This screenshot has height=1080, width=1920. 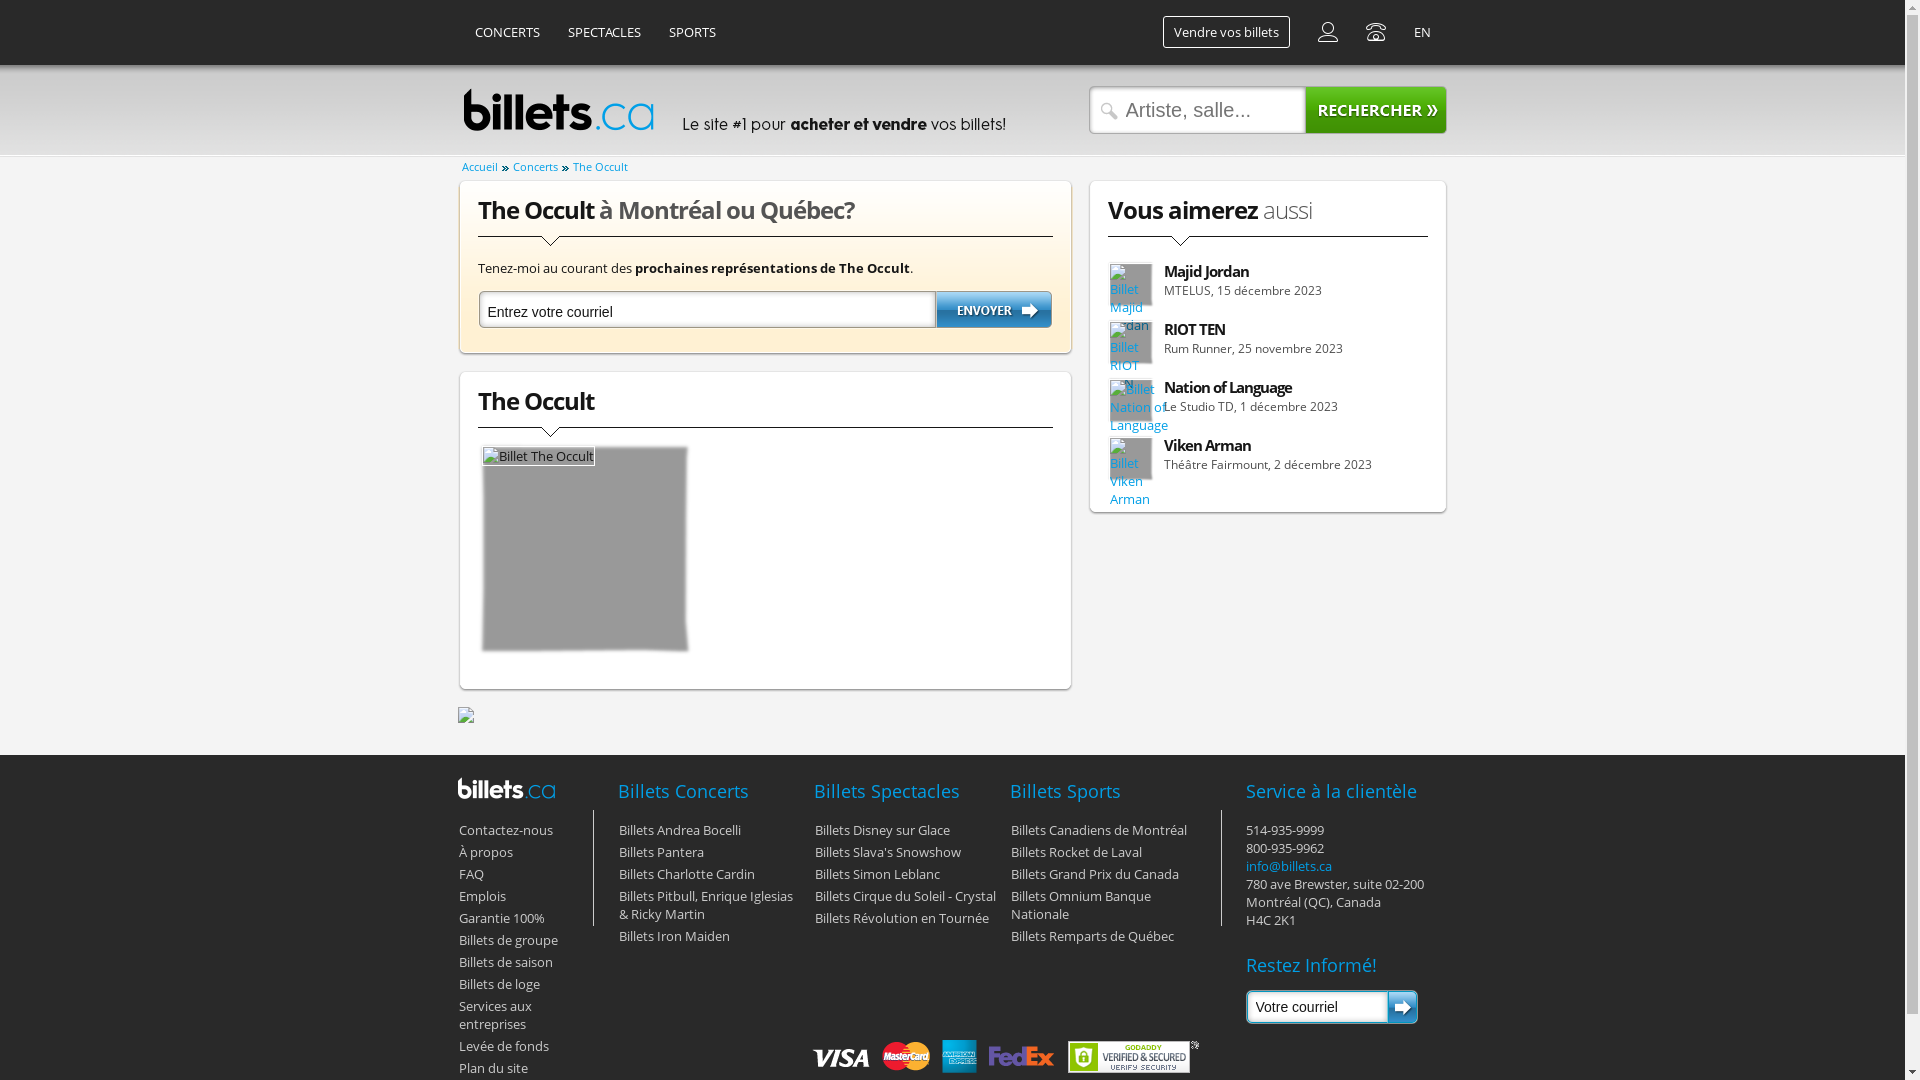 What do you see at coordinates (539, 167) in the screenshot?
I see `'Concerts'` at bounding box center [539, 167].